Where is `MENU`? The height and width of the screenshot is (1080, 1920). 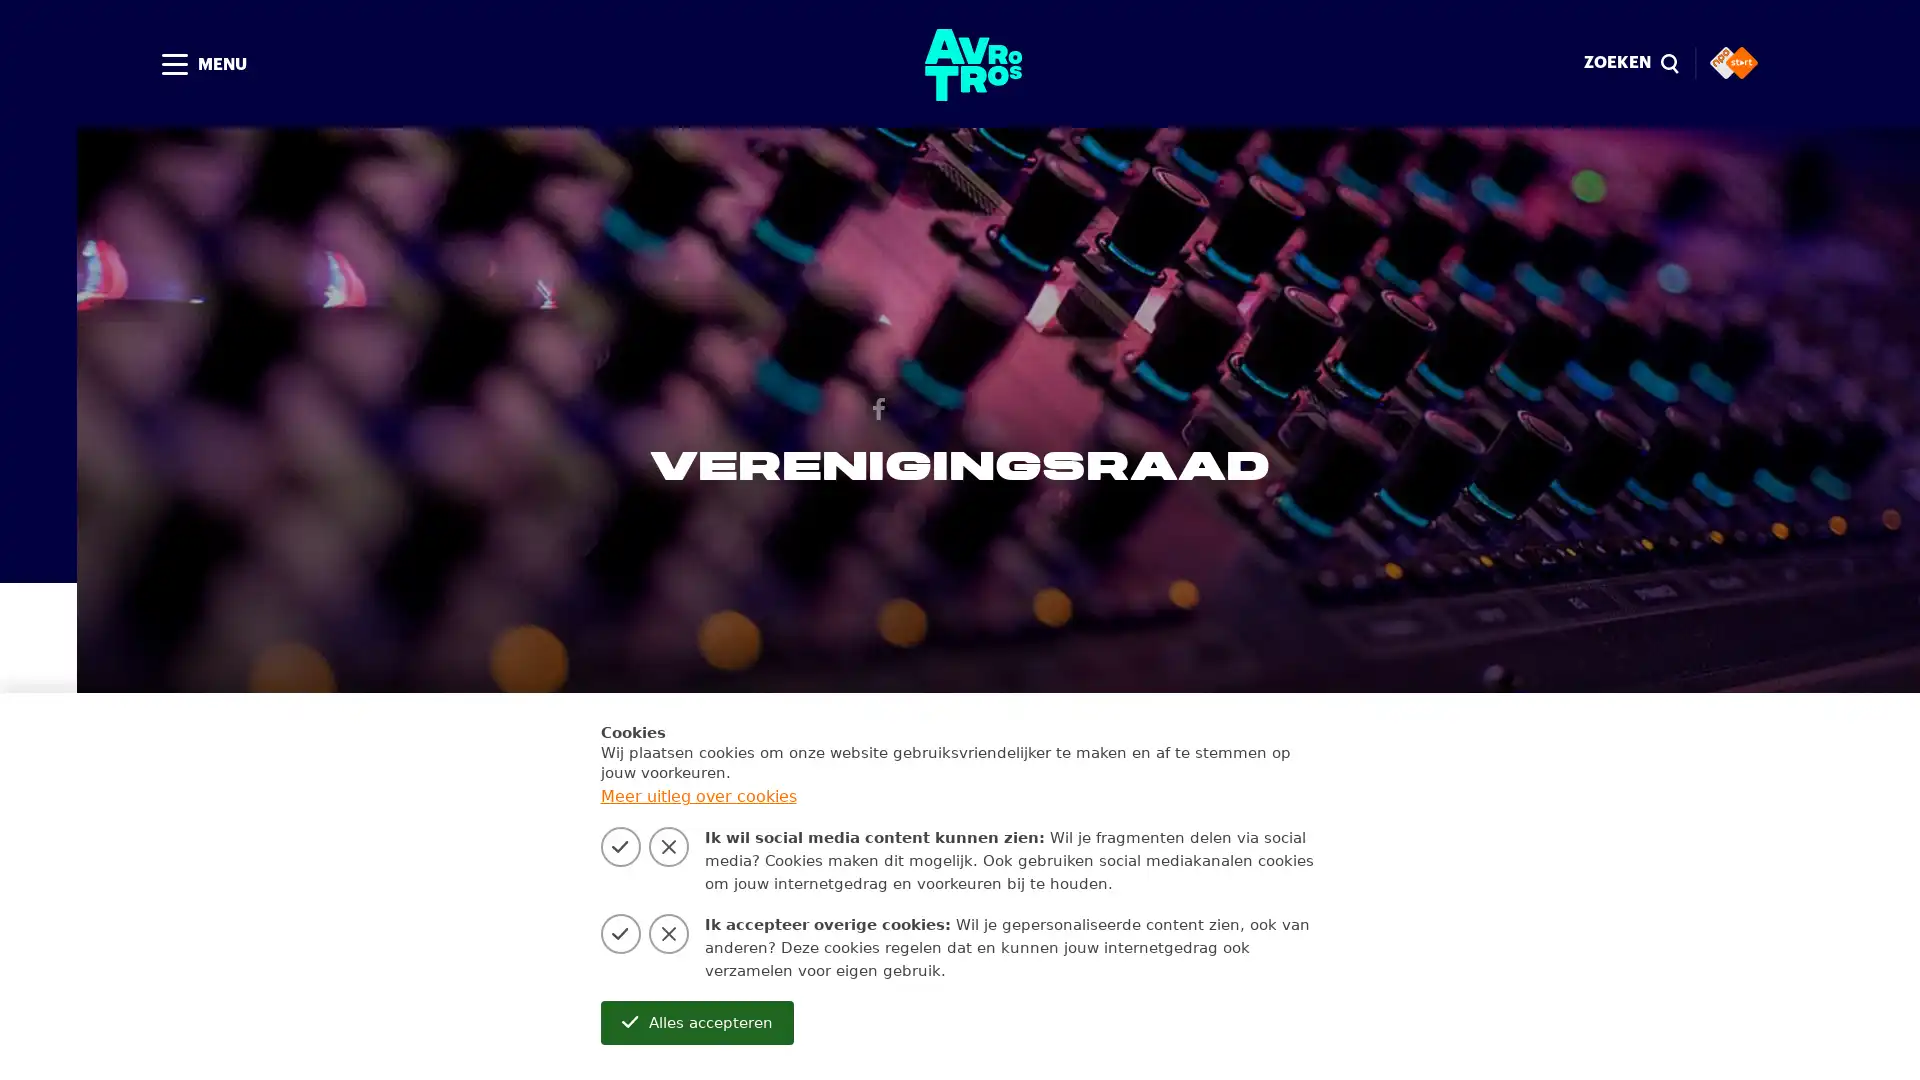 MENU is located at coordinates (202, 63).